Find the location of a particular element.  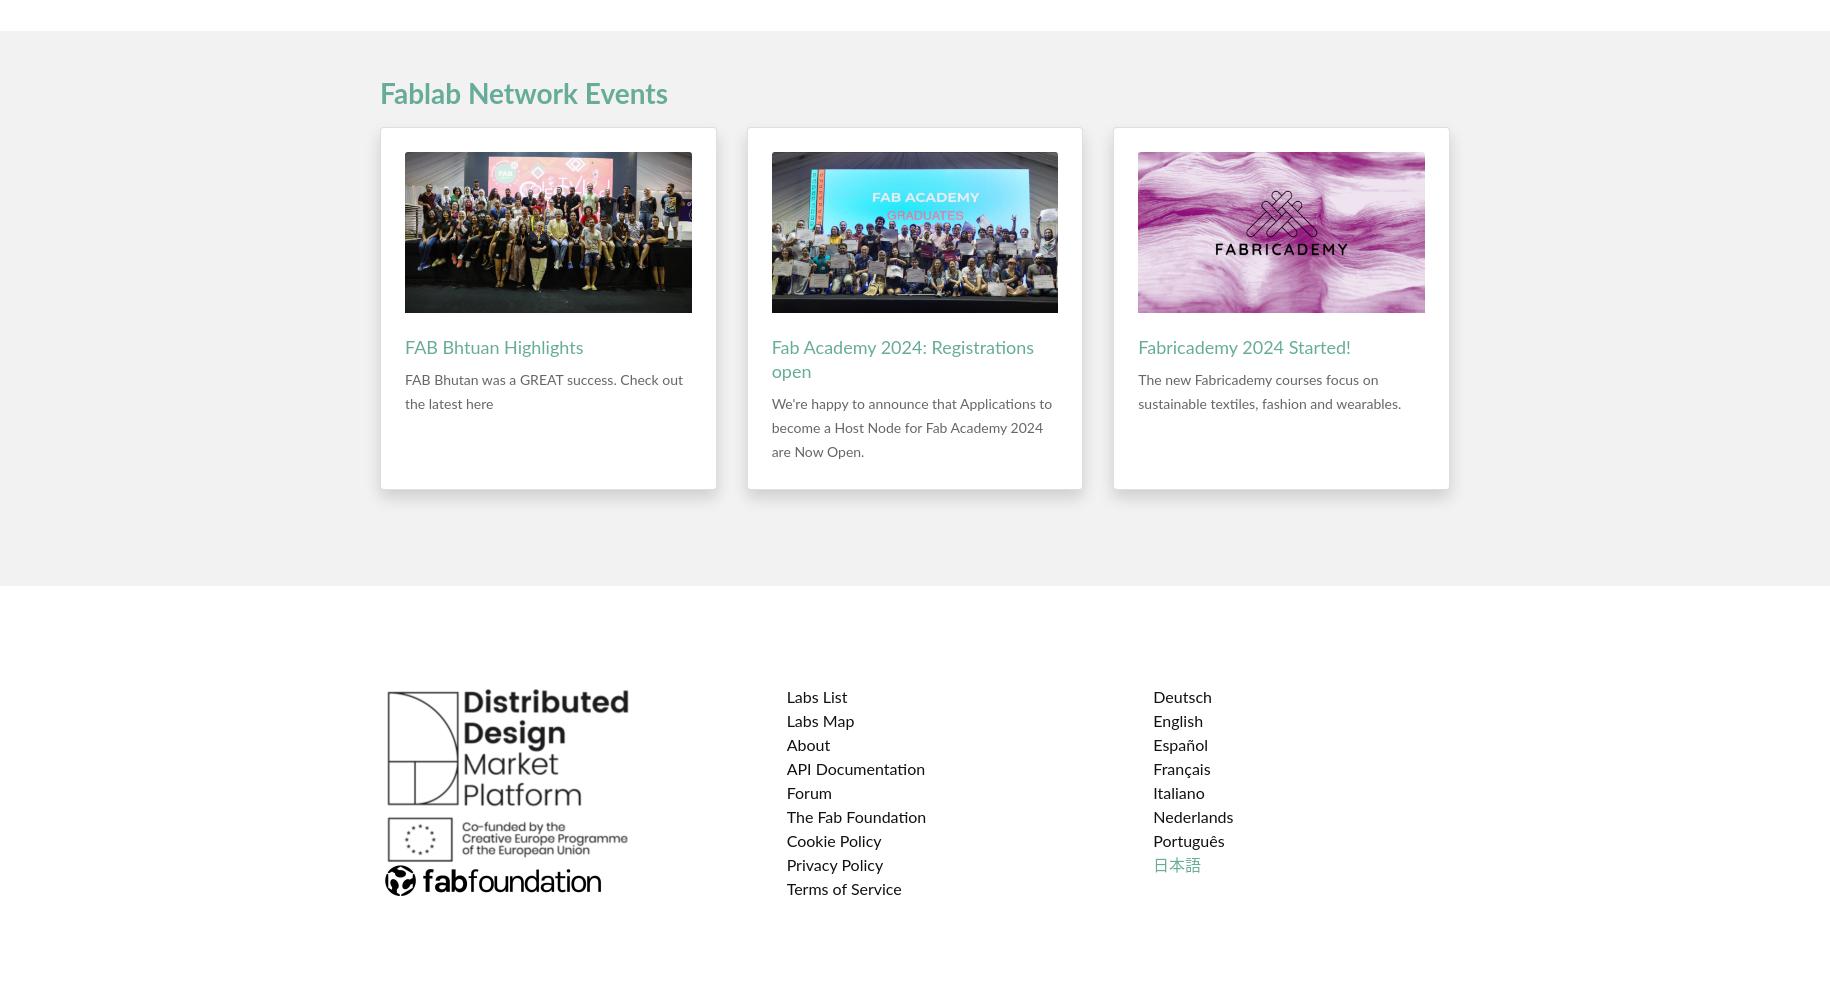

'Deutsch' is located at coordinates (1180, 698).